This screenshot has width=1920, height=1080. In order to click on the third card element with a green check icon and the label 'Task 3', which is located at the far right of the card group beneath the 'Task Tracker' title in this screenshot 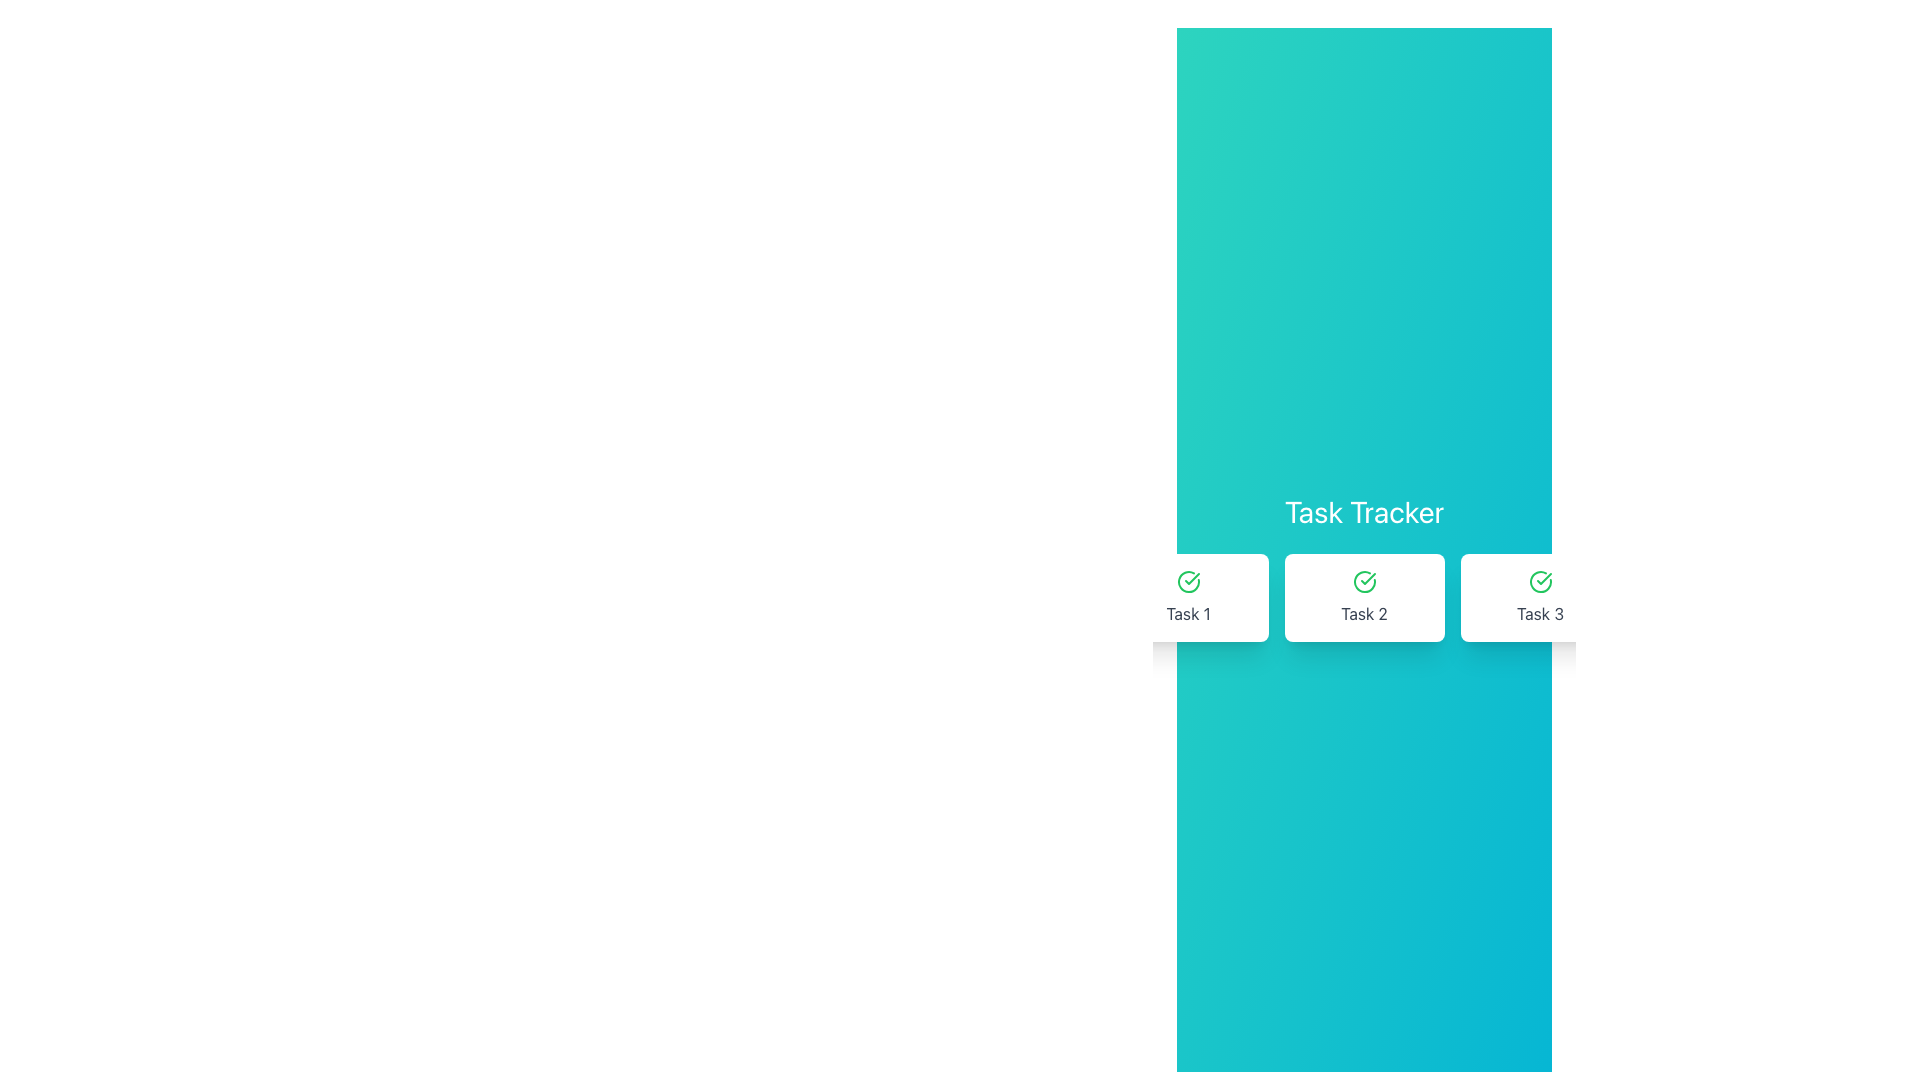, I will do `click(1539, 596)`.